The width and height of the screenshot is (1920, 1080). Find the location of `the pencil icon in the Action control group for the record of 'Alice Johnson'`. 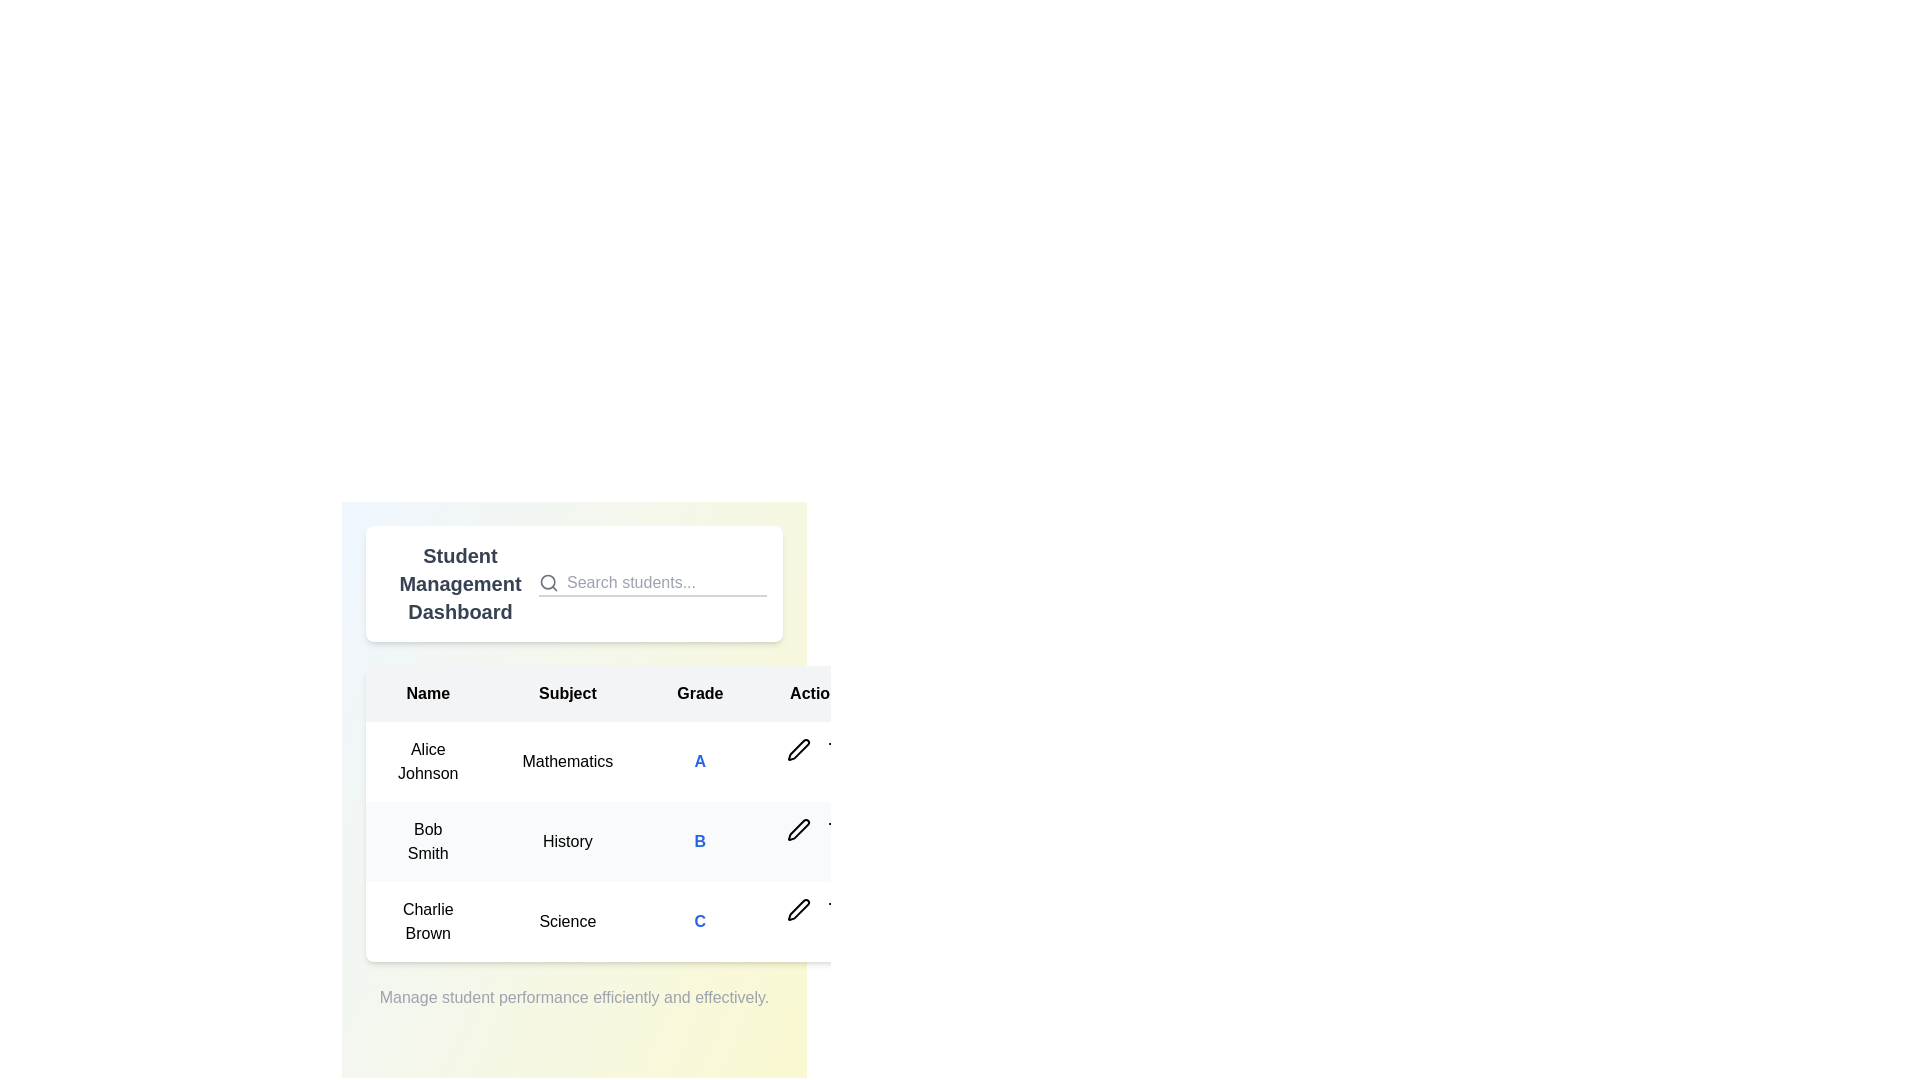

the pencil icon in the Action control group for the record of 'Alice Johnson' is located at coordinates (819, 749).